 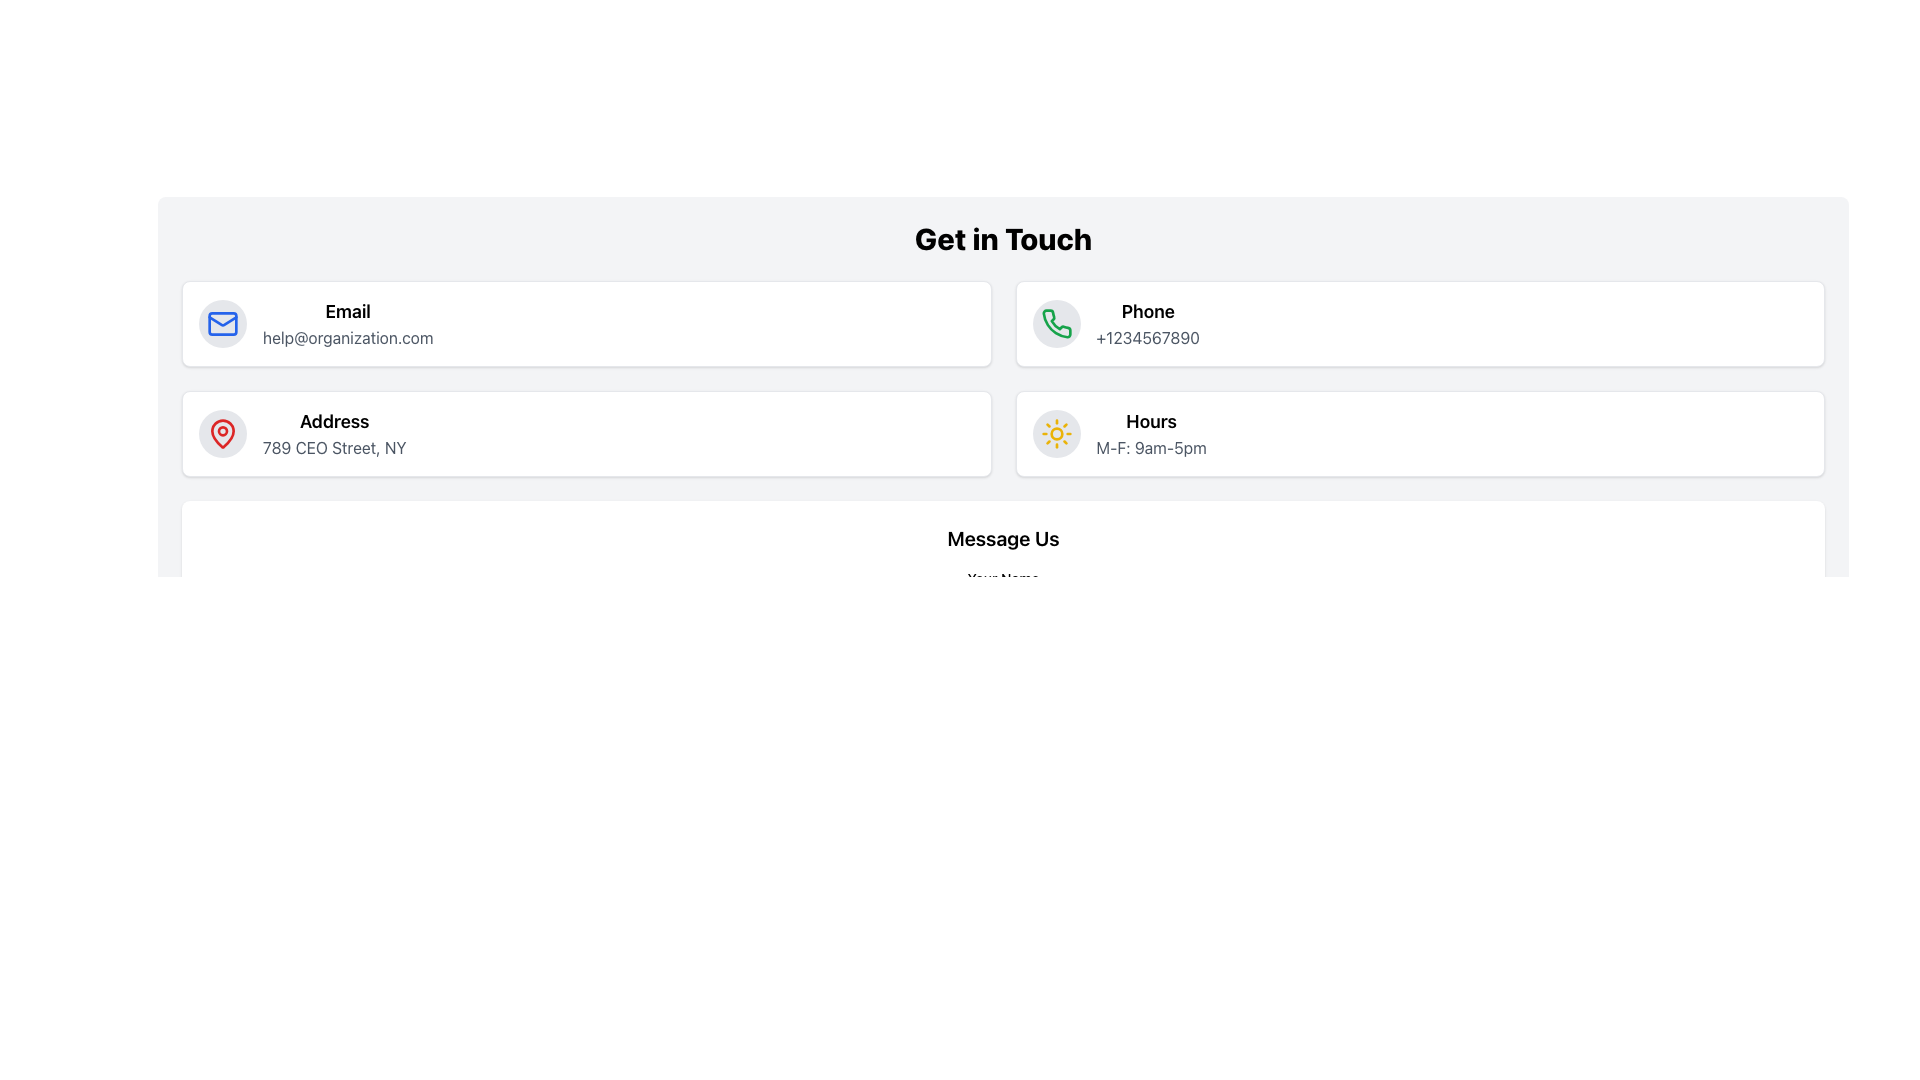 I want to click on the informational card displaying the address information for a company or organization, located in the third column of the grid layout, below the 'Email' and 'Phone' sections, so click(x=585, y=433).